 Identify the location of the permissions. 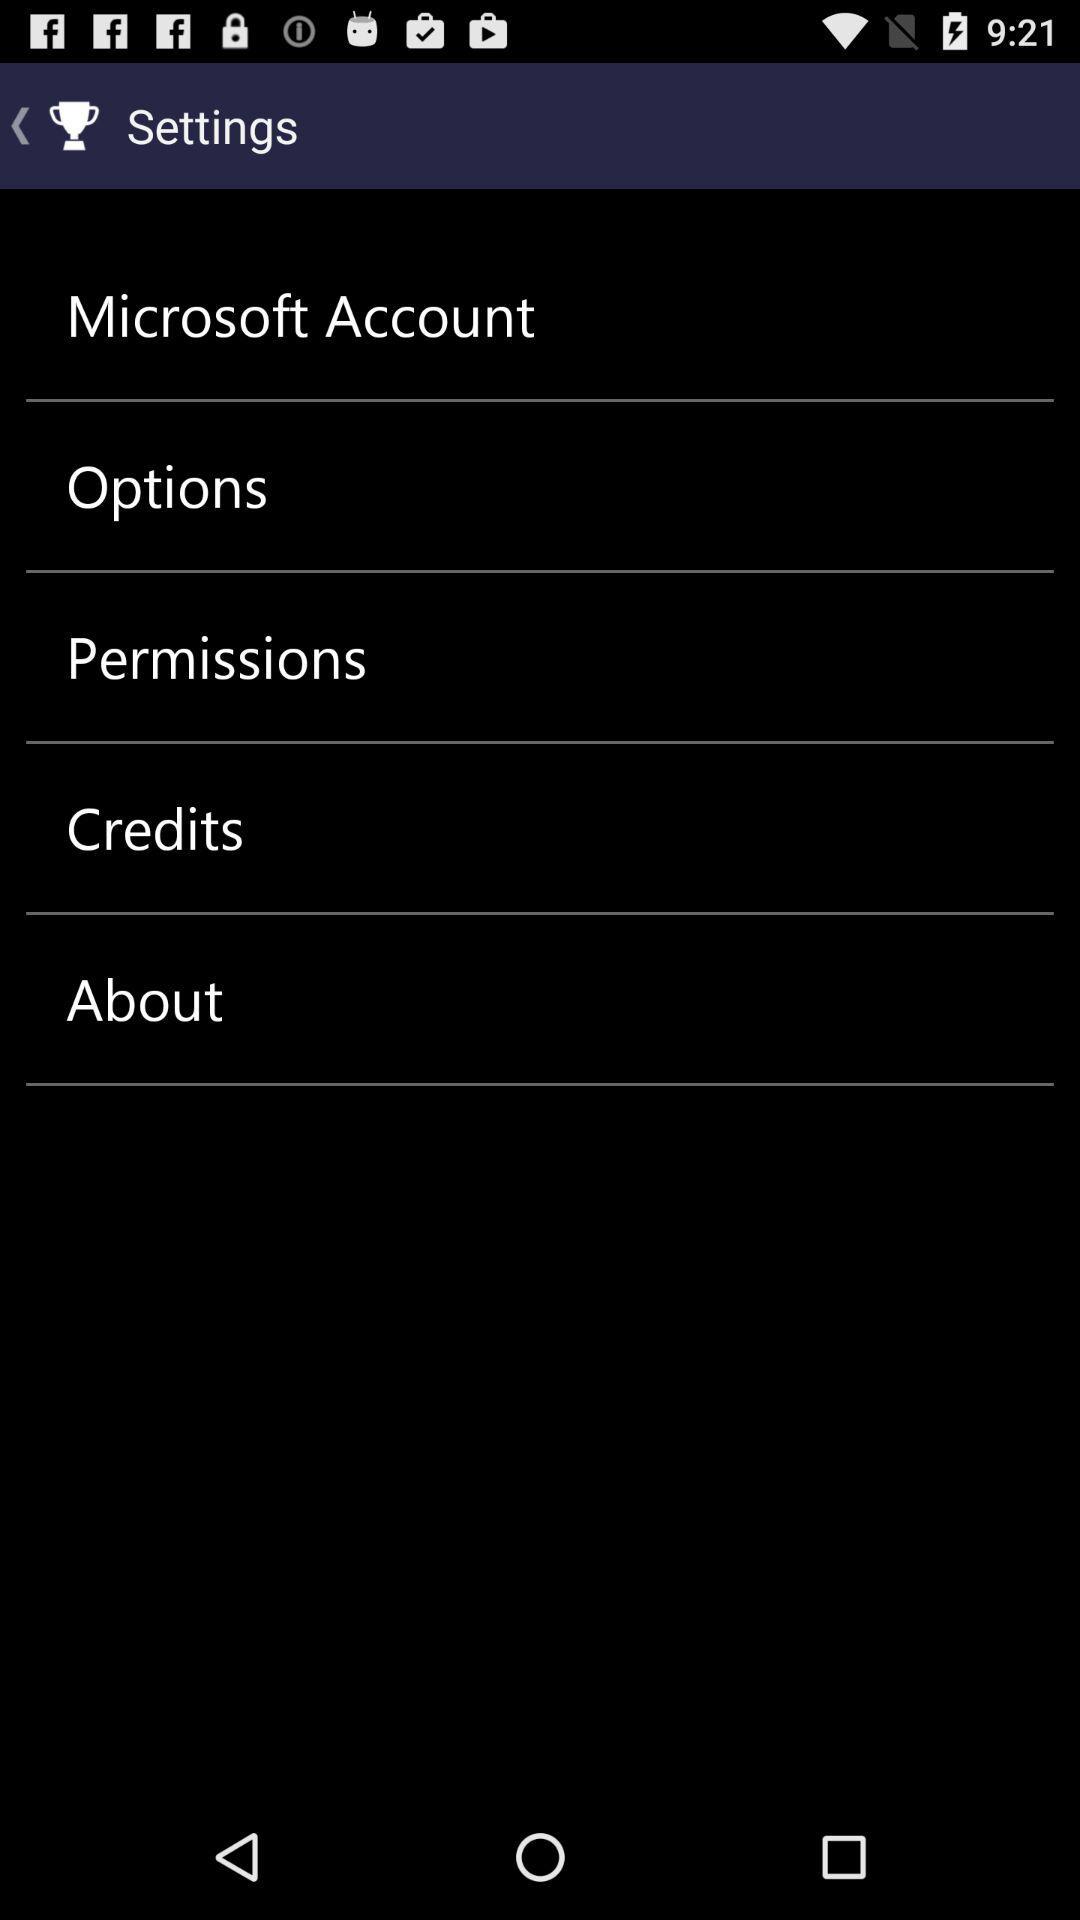
(216, 657).